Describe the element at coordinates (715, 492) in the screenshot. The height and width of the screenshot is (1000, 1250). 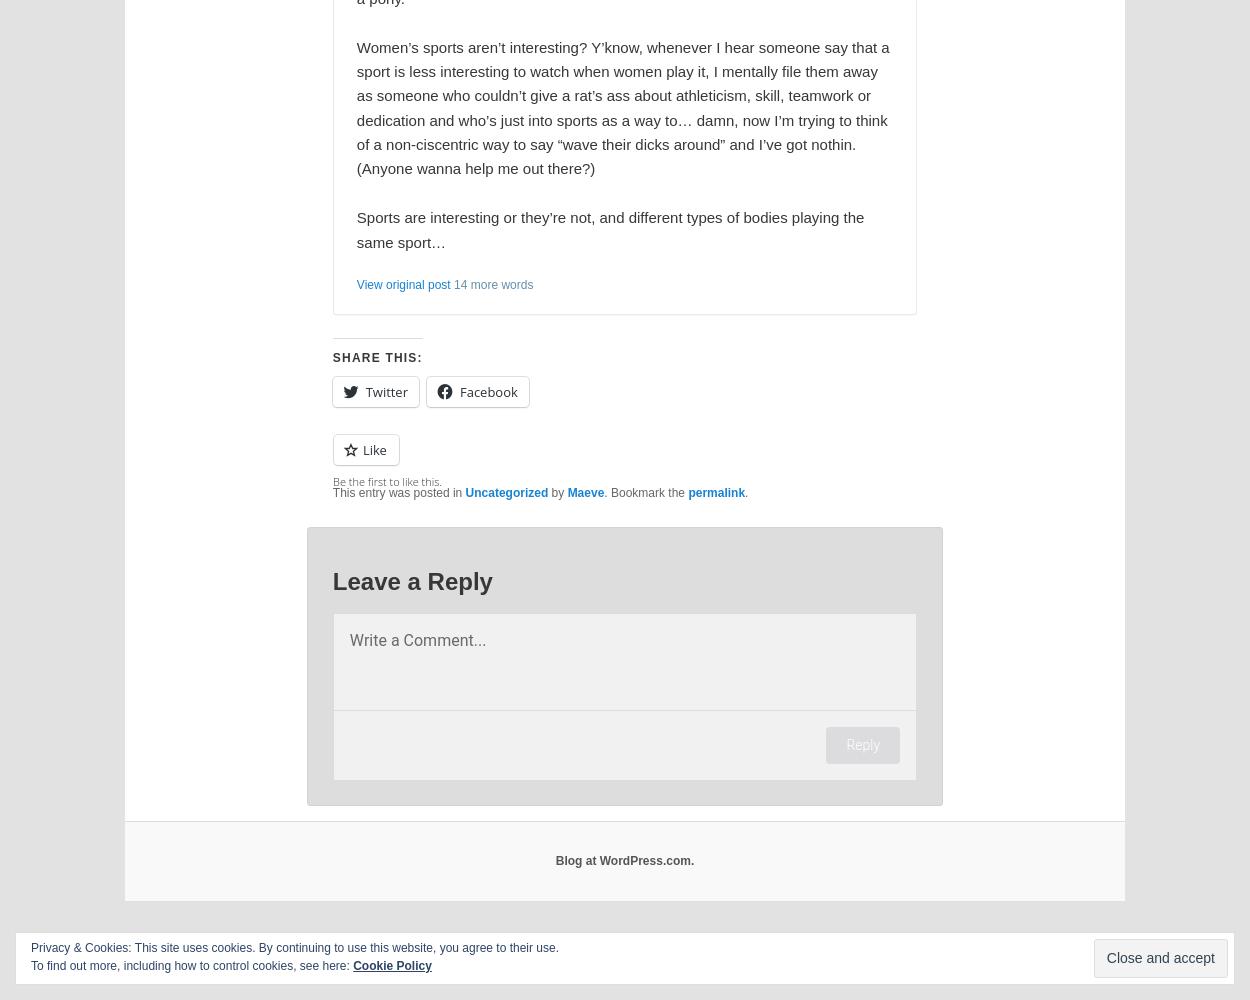
I see `'permalink'` at that location.